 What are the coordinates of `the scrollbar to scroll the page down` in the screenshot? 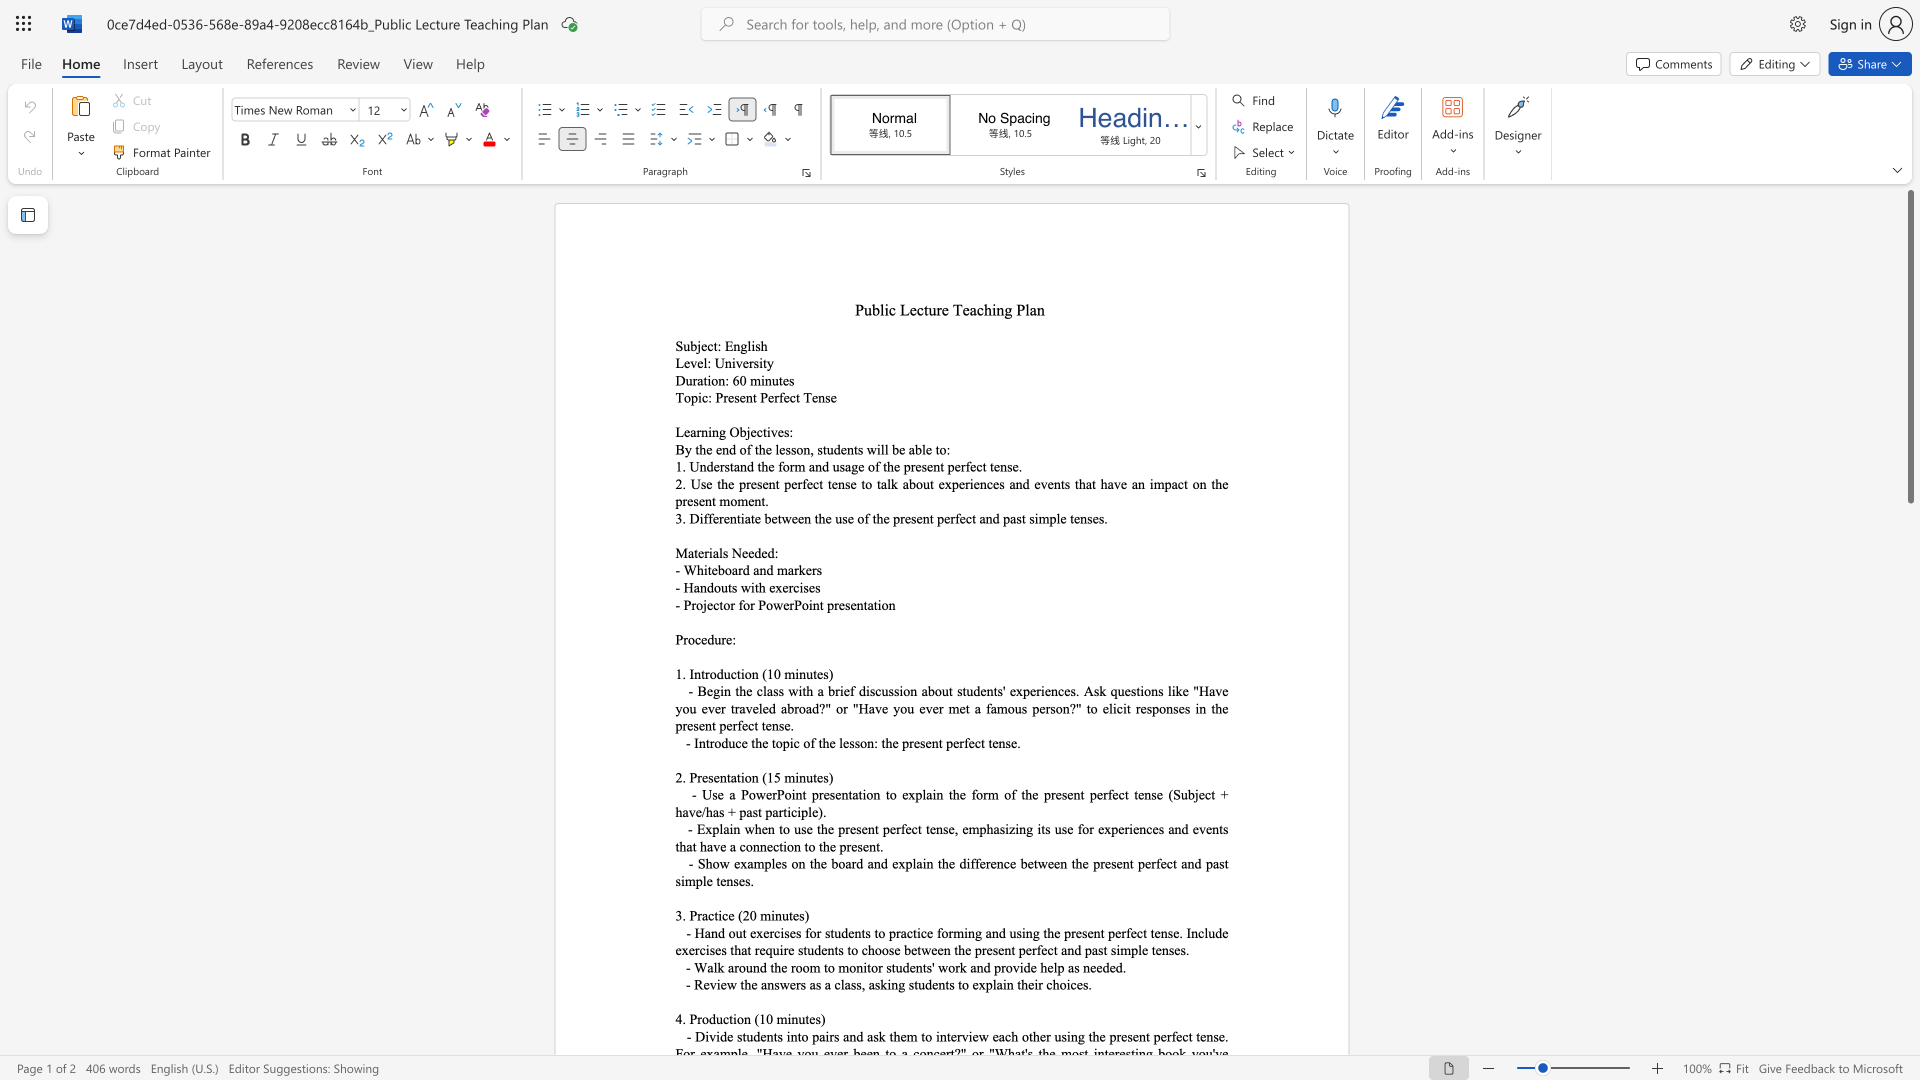 It's located at (1909, 589).